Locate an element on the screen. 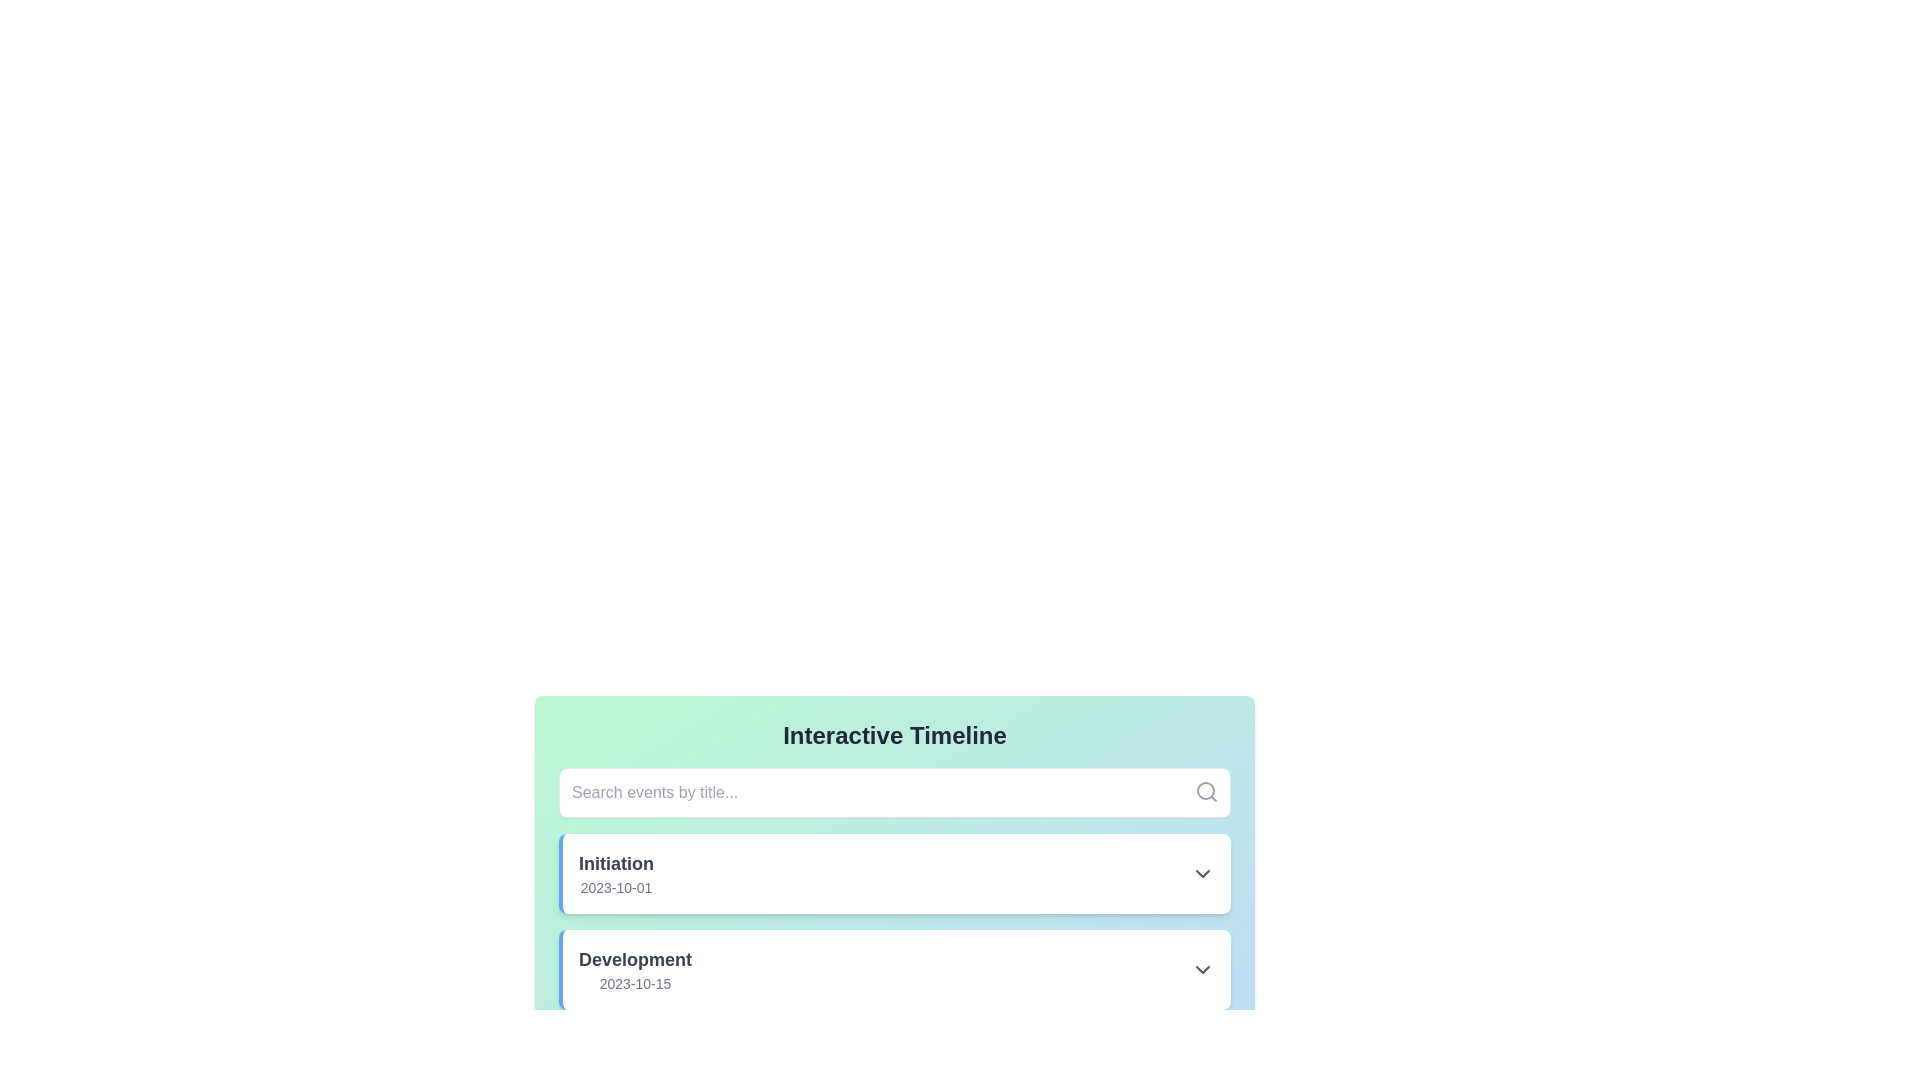  text of the heading and subheading content labeled 'Initiation' and '2023-10-01' located within the top entry of the timeline card is located at coordinates (615, 873).